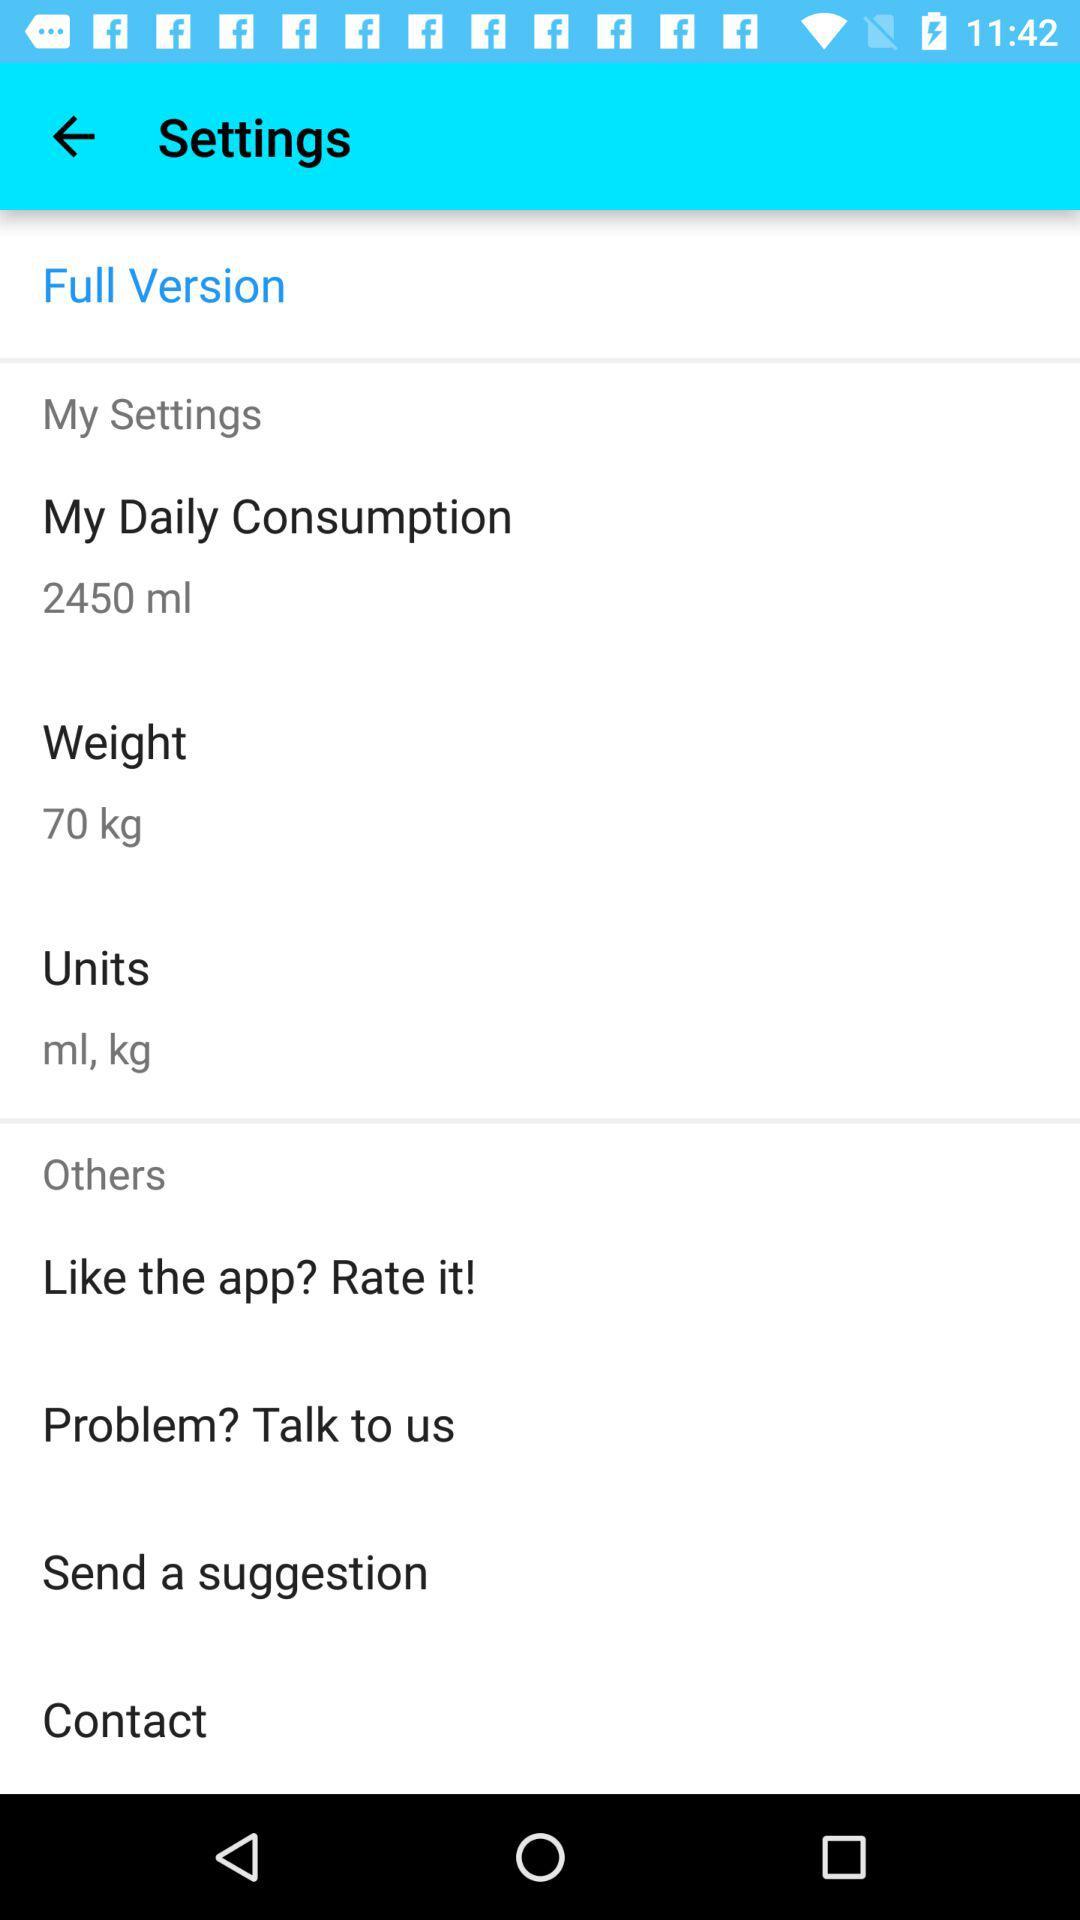 The height and width of the screenshot is (1920, 1080). I want to click on item above full version, so click(72, 135).